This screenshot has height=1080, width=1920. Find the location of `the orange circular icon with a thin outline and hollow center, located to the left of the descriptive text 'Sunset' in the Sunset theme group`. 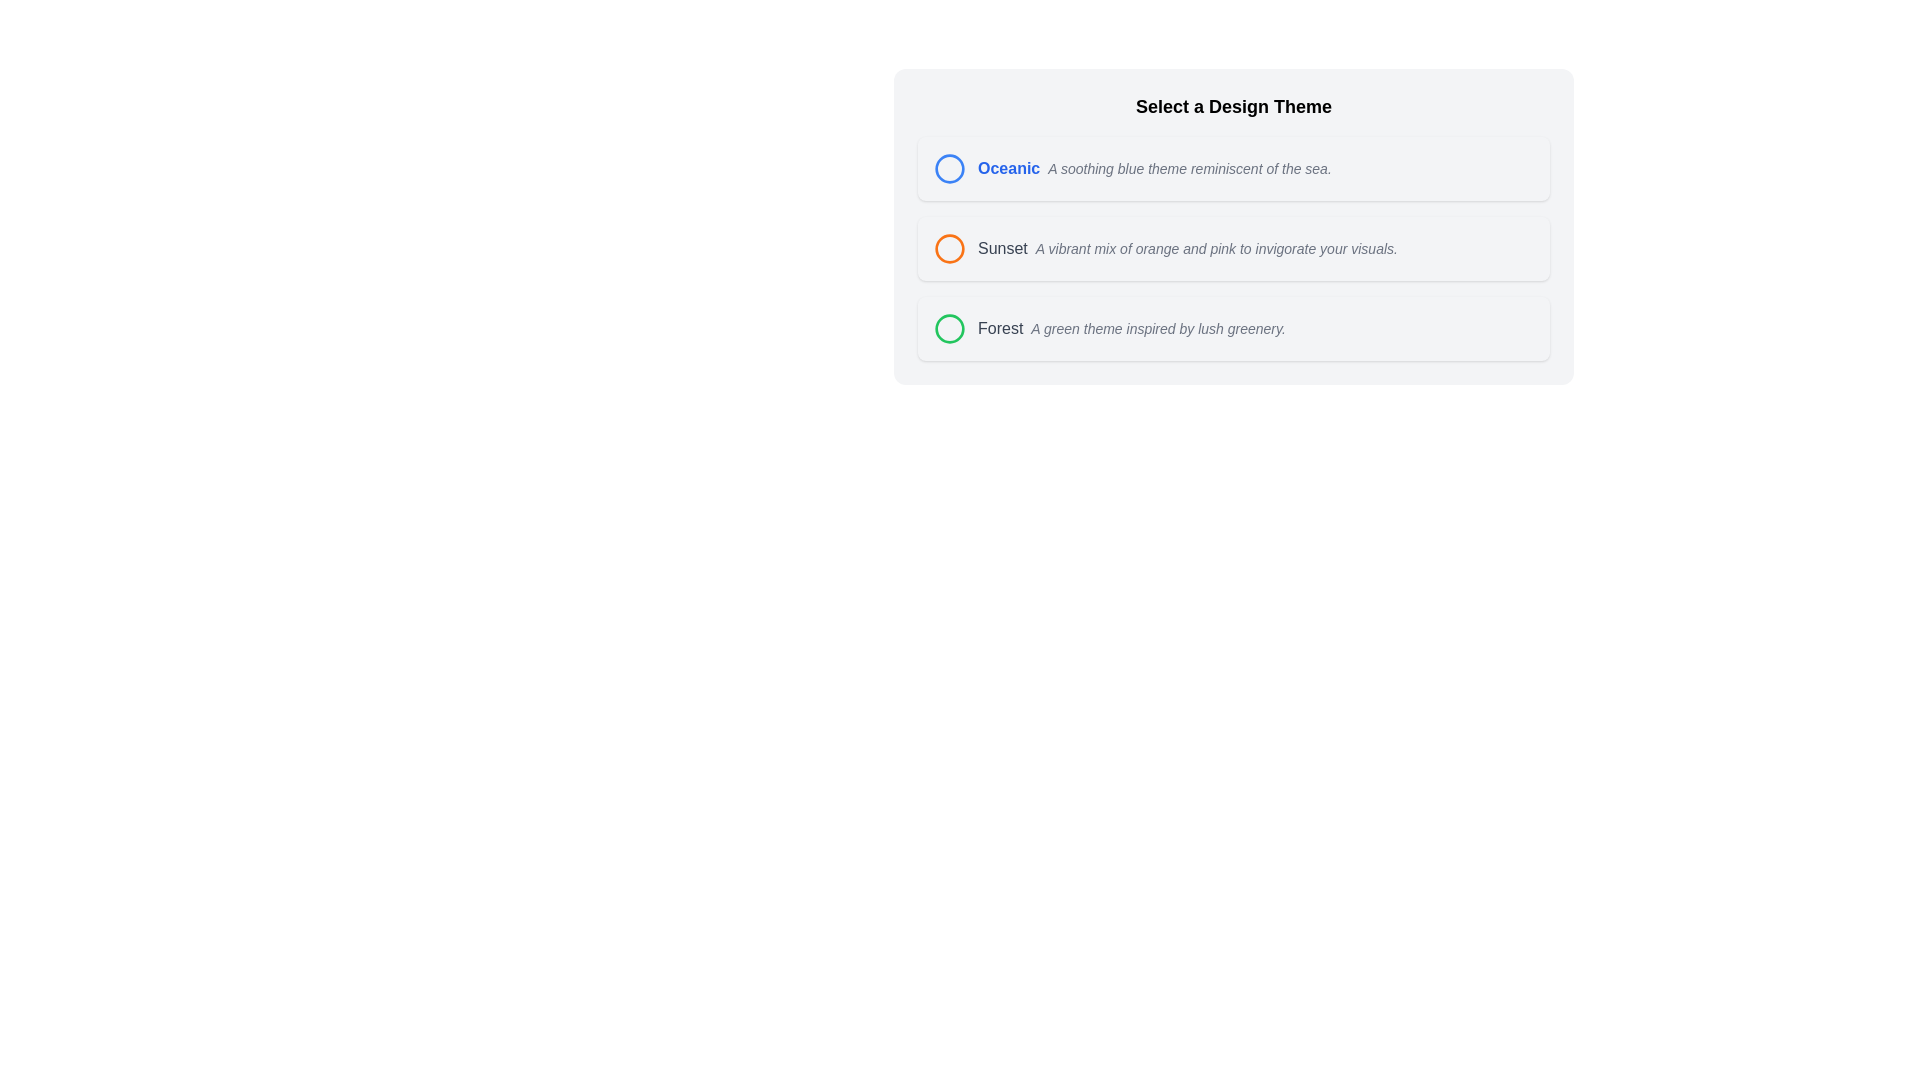

the orange circular icon with a thin outline and hollow center, located to the left of the descriptive text 'Sunset' in the Sunset theme group is located at coordinates (949, 248).